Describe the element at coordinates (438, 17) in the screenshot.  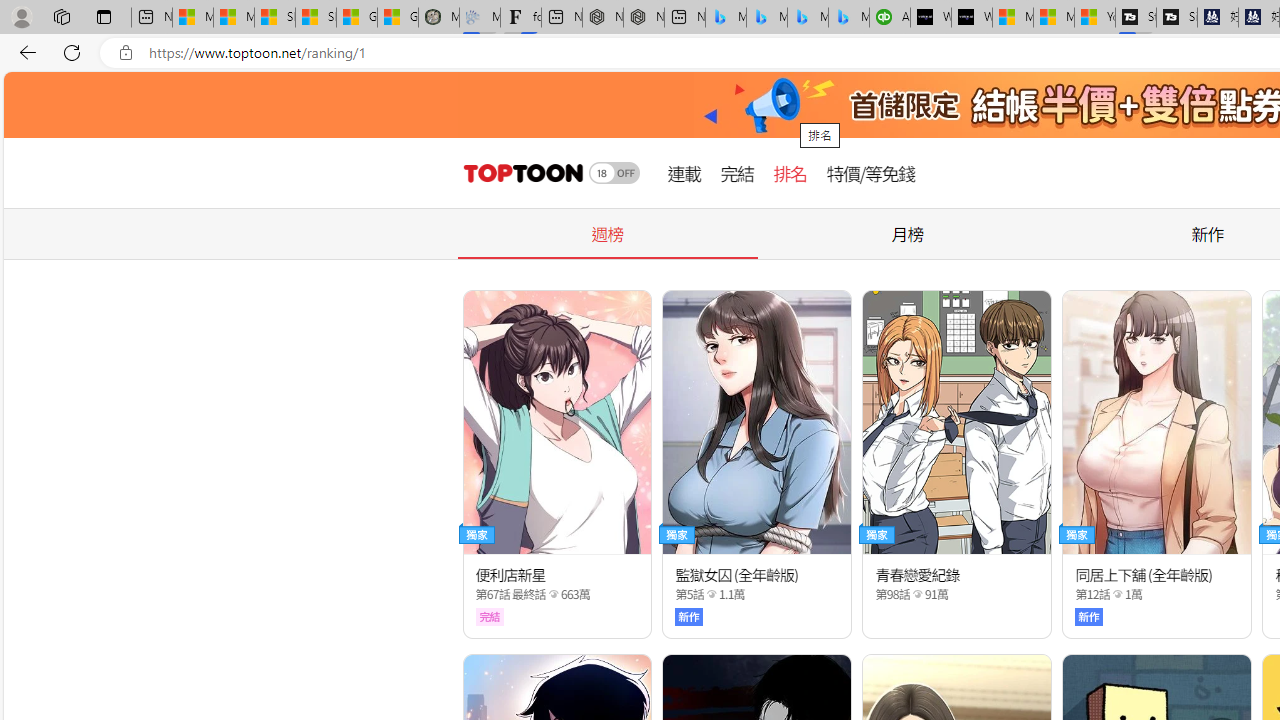
I see `'Manatee Mortality Statistics | FWC'` at that location.